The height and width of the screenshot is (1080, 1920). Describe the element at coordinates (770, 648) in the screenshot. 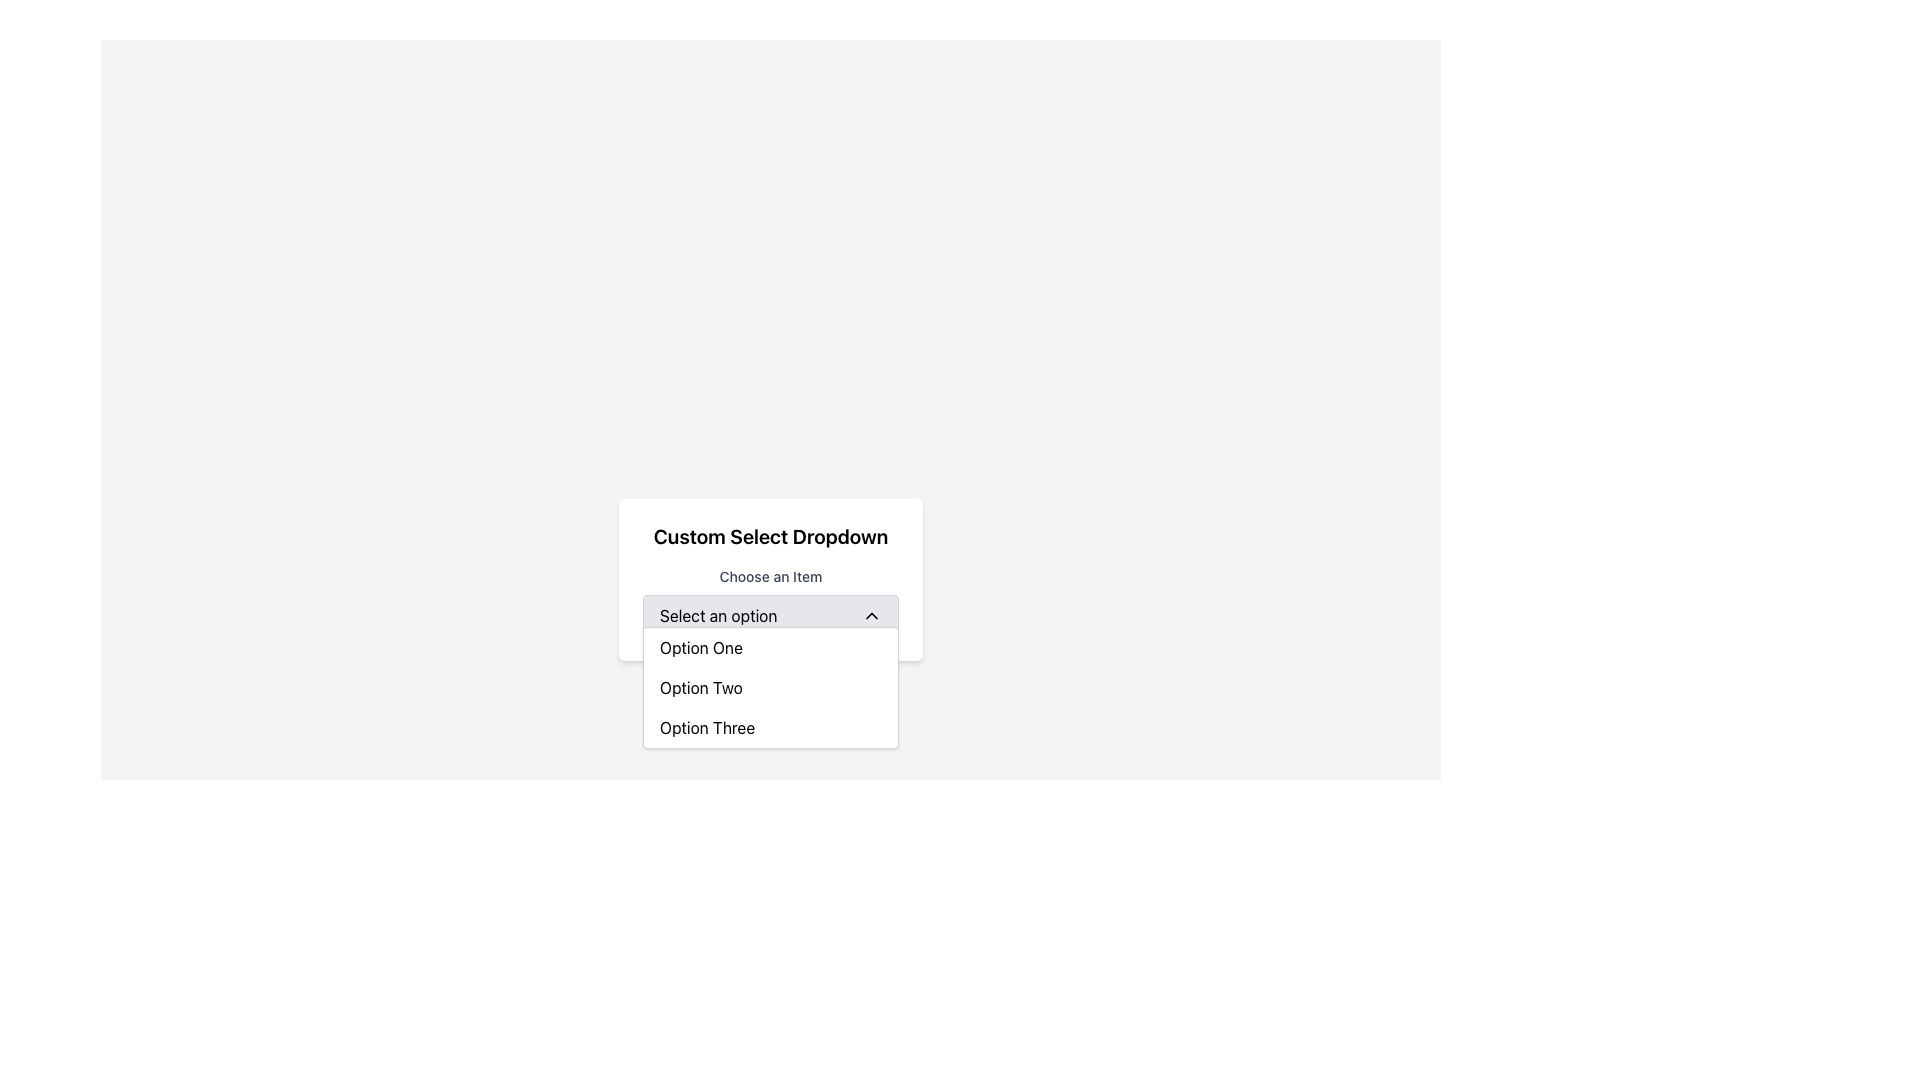

I see `the dropdown menu item labeled 'Option One' to trigger the hover effect` at that location.